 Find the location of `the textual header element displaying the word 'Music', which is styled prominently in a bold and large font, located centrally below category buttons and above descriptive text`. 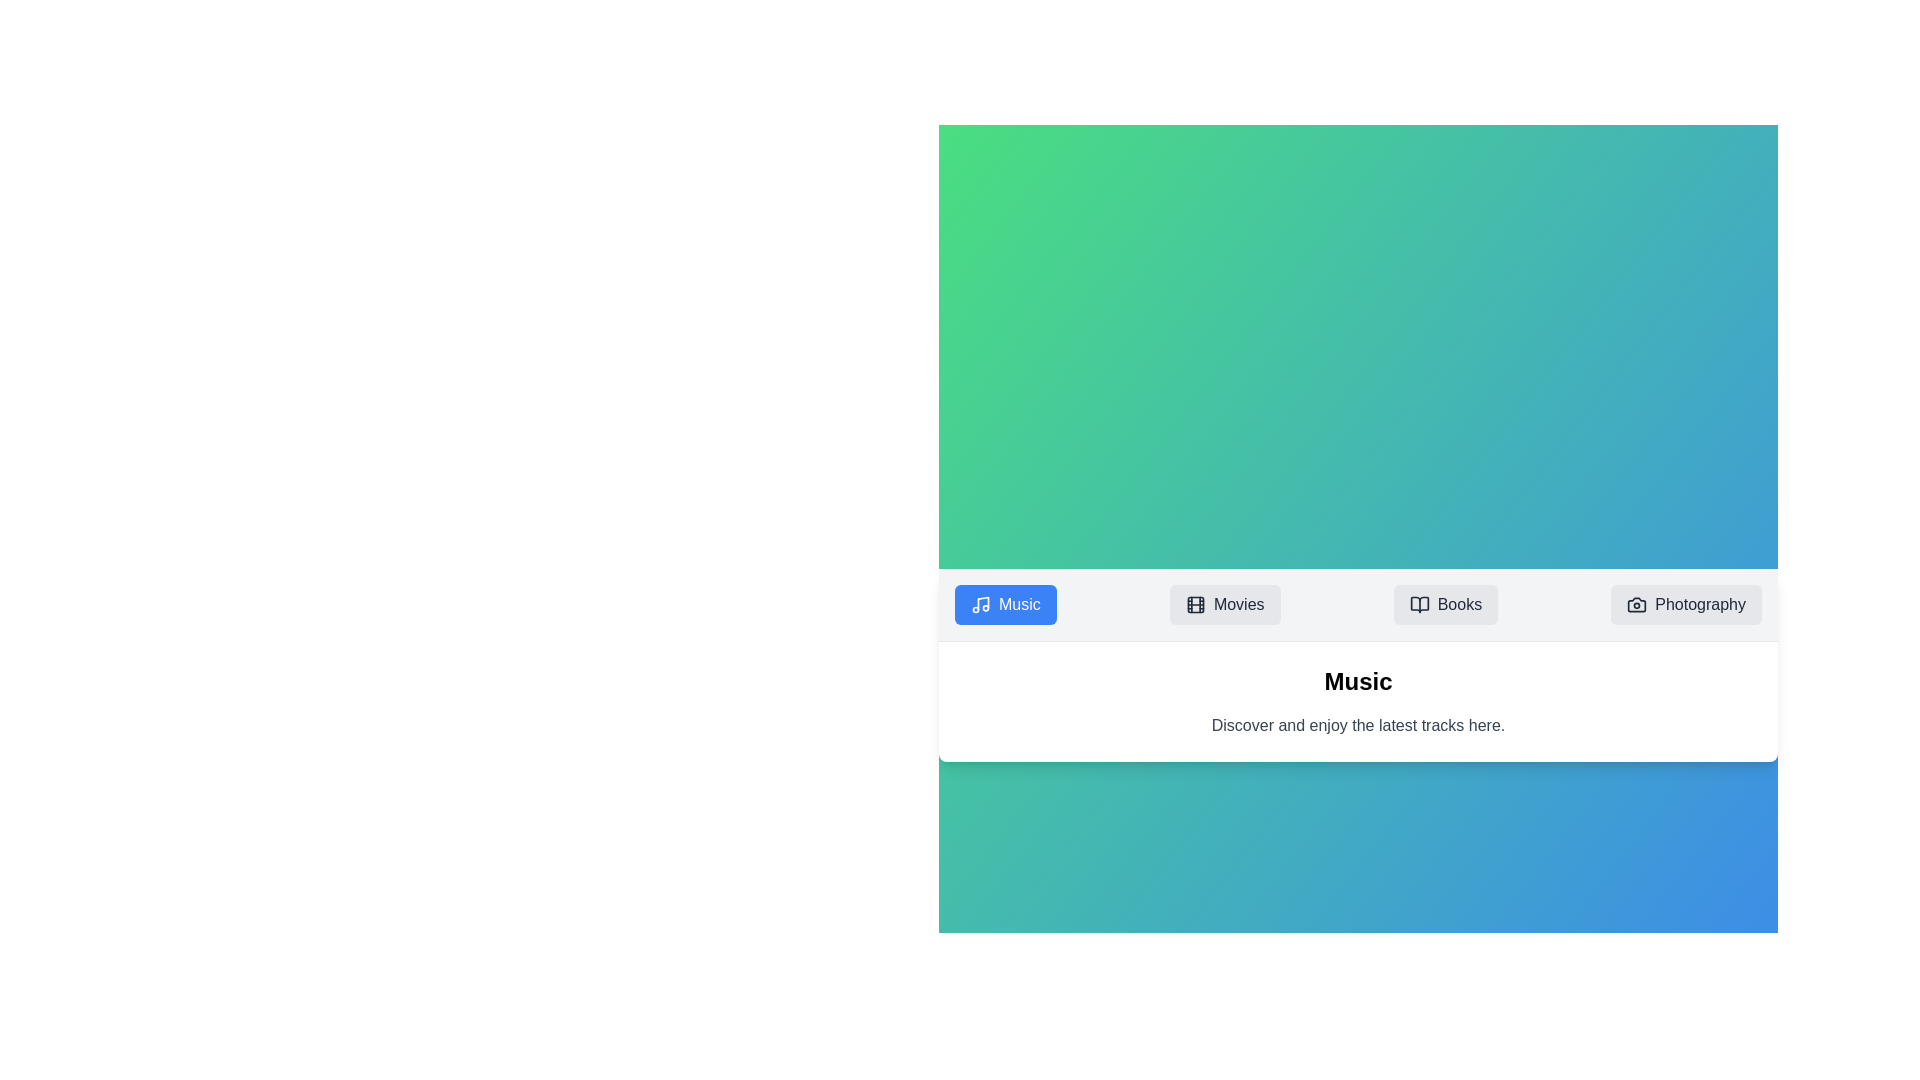

the textual header element displaying the word 'Music', which is styled prominently in a bold and large font, located centrally below category buttons and above descriptive text is located at coordinates (1358, 680).